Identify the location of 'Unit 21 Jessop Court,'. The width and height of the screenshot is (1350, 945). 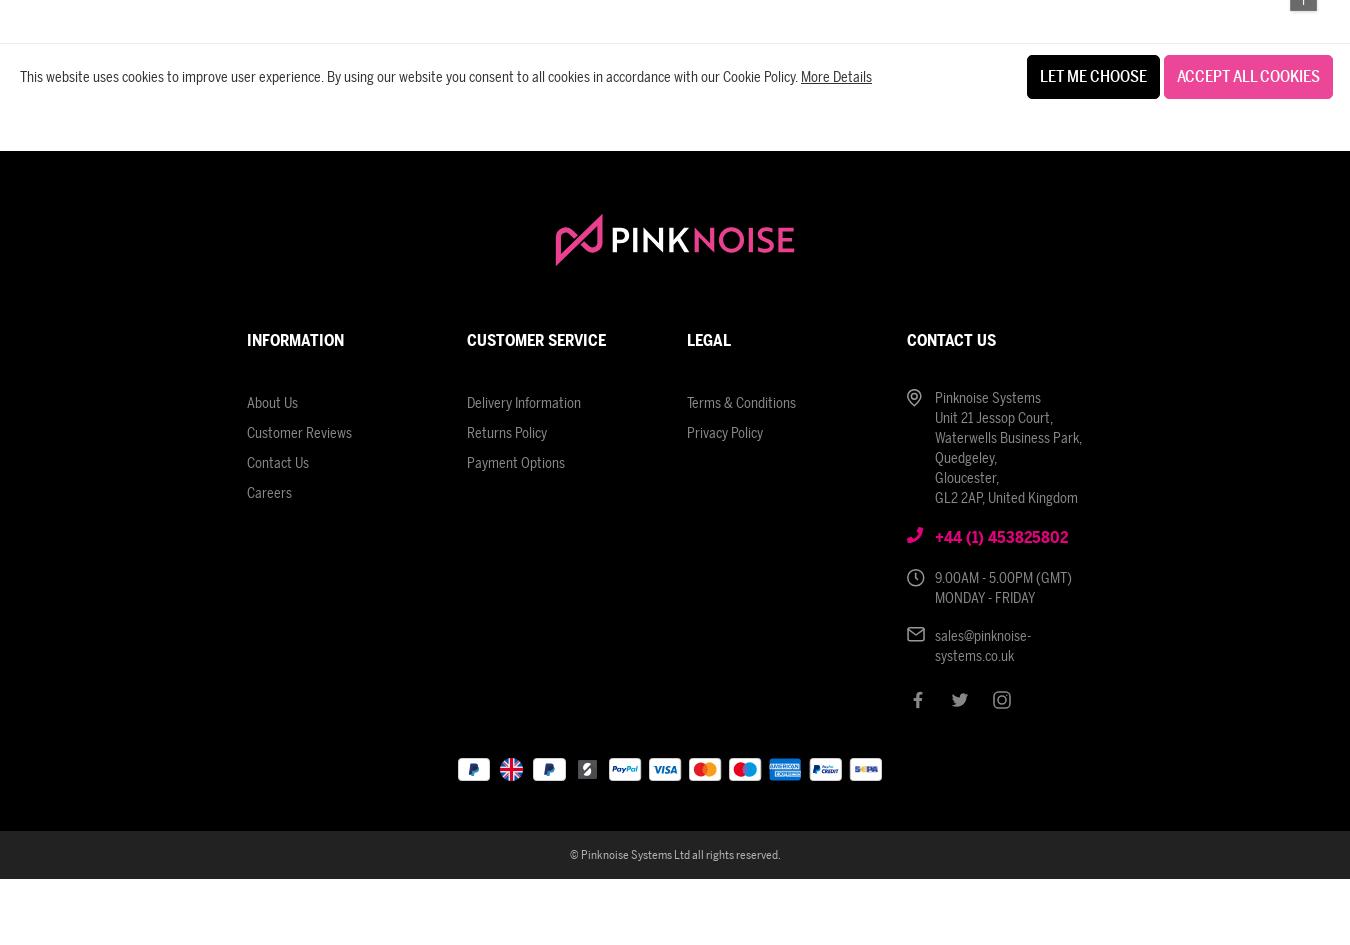
(993, 418).